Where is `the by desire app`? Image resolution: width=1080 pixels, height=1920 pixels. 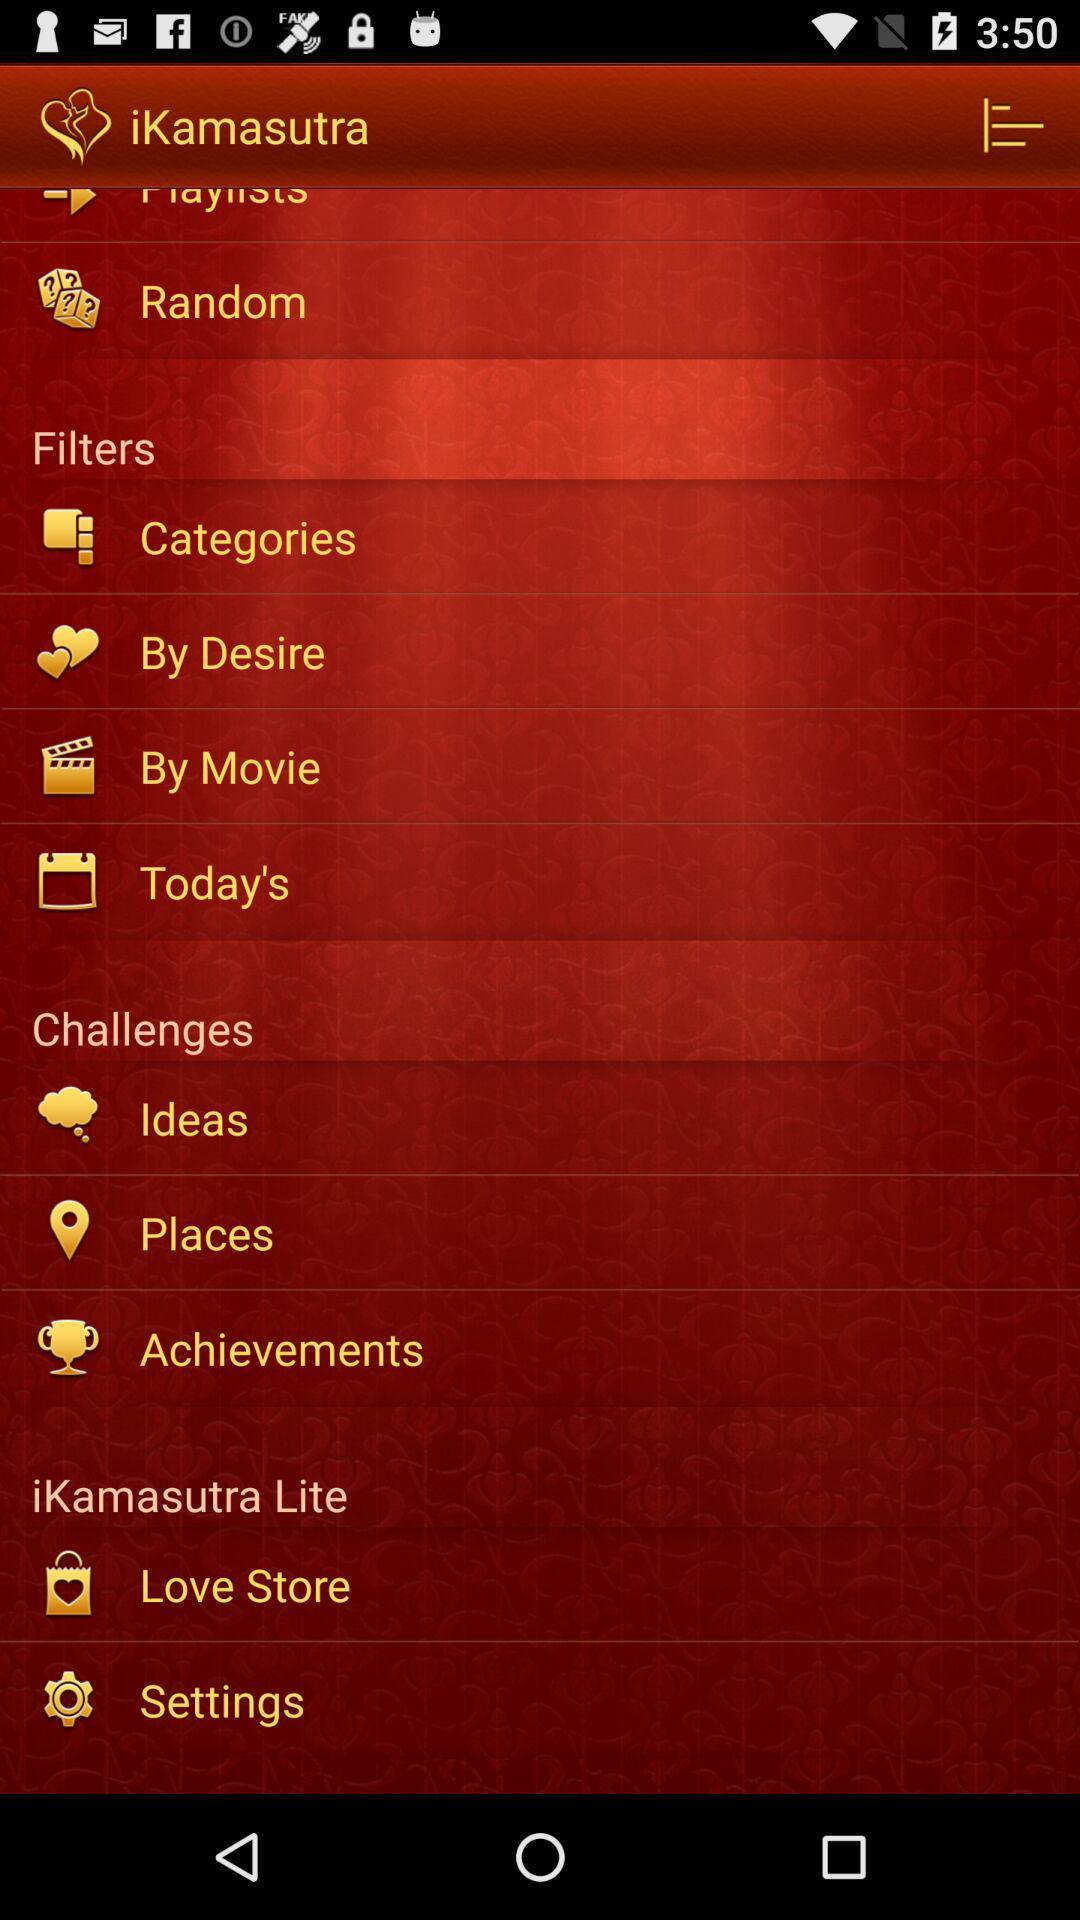 the by desire app is located at coordinates (595, 651).